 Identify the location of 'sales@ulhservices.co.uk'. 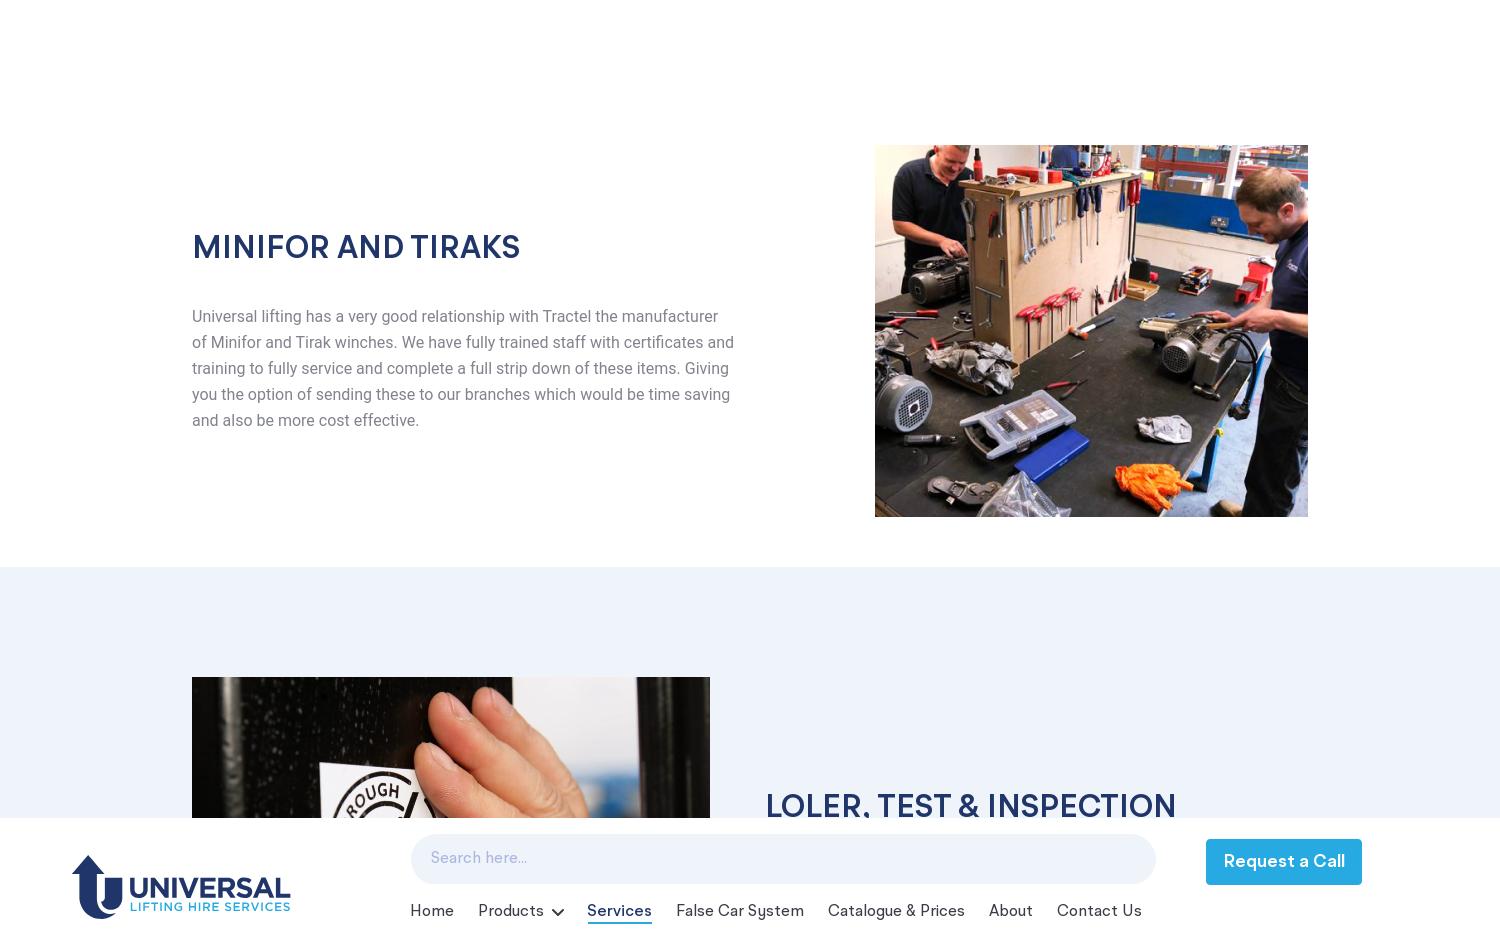
(317, 700).